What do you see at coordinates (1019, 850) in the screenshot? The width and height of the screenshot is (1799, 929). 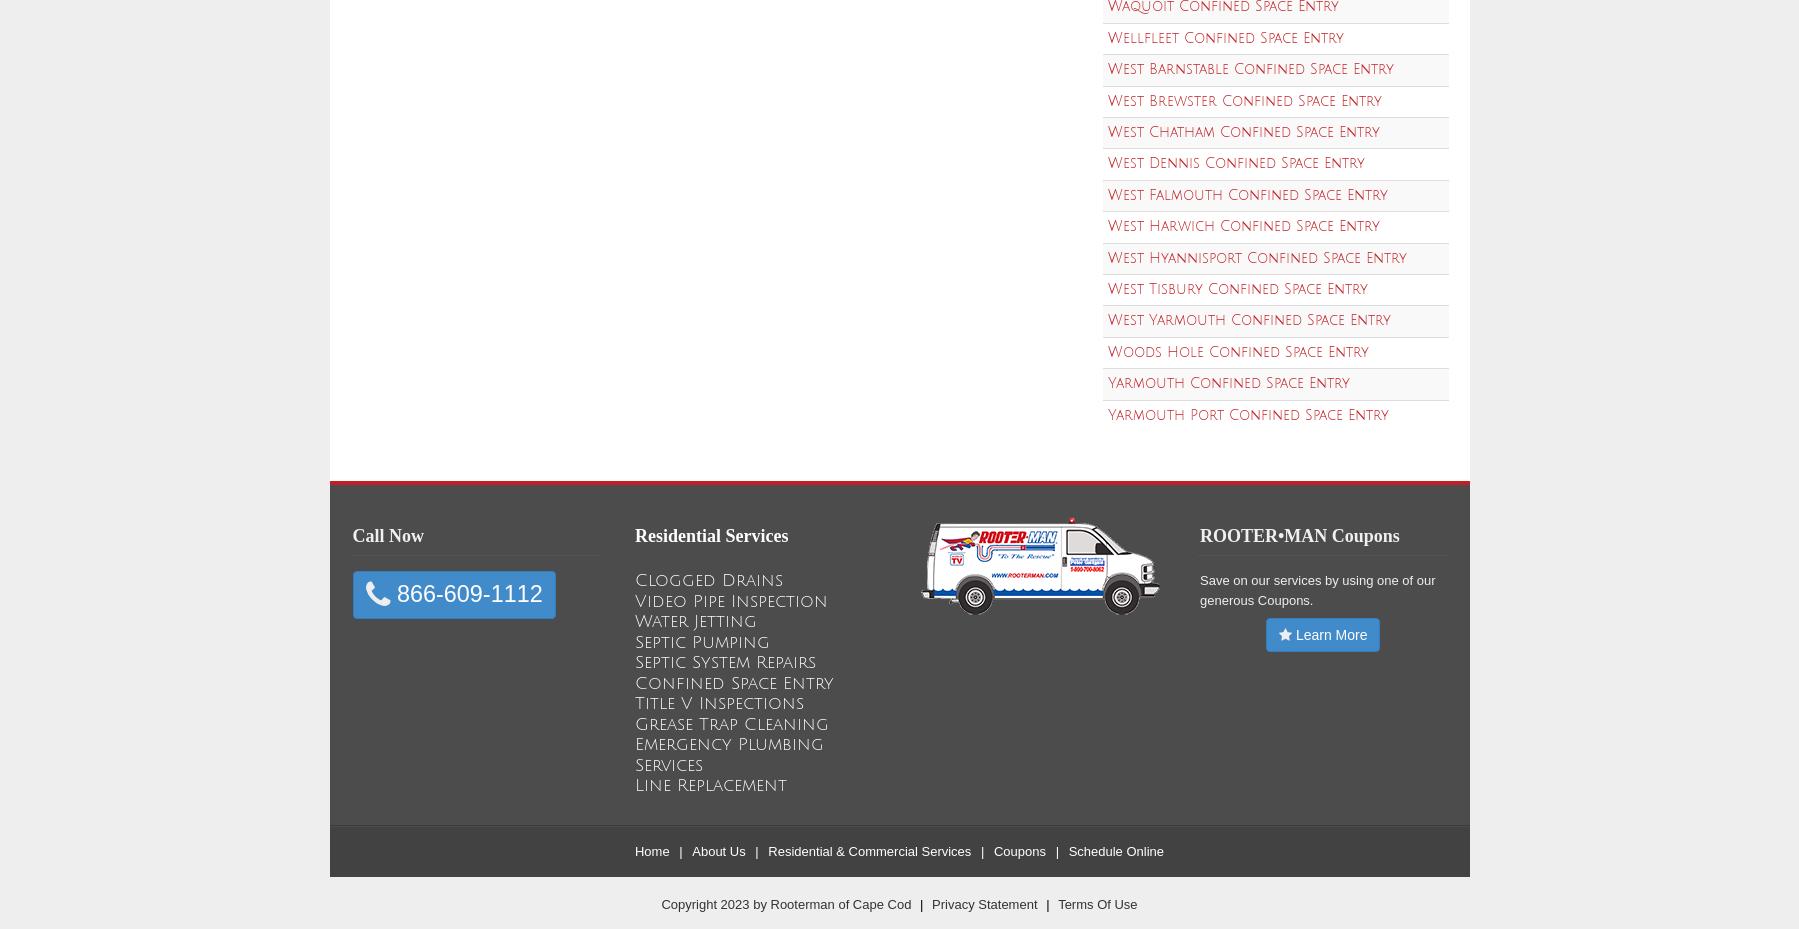 I see `'Coupons'` at bounding box center [1019, 850].